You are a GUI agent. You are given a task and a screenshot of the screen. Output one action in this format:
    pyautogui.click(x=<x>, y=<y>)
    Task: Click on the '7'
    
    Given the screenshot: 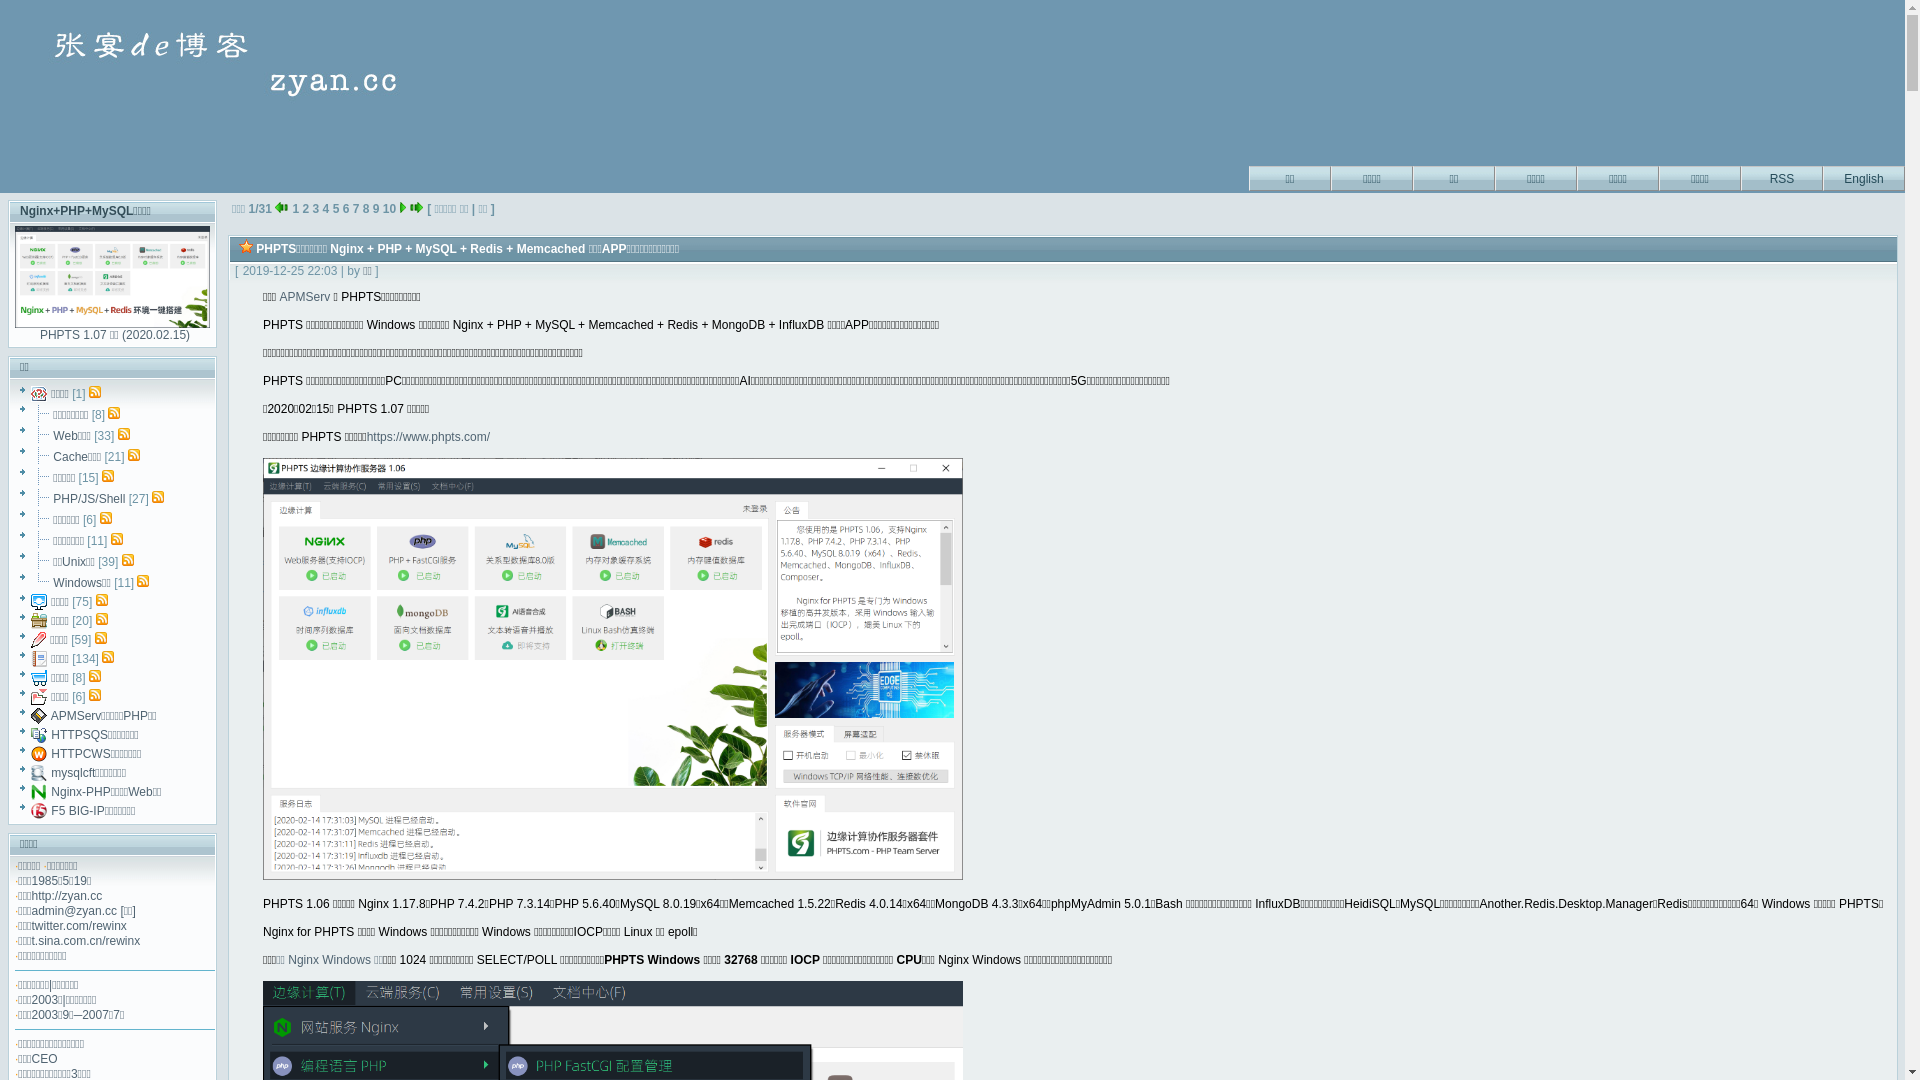 What is the action you would take?
    pyautogui.click(x=353, y=208)
    